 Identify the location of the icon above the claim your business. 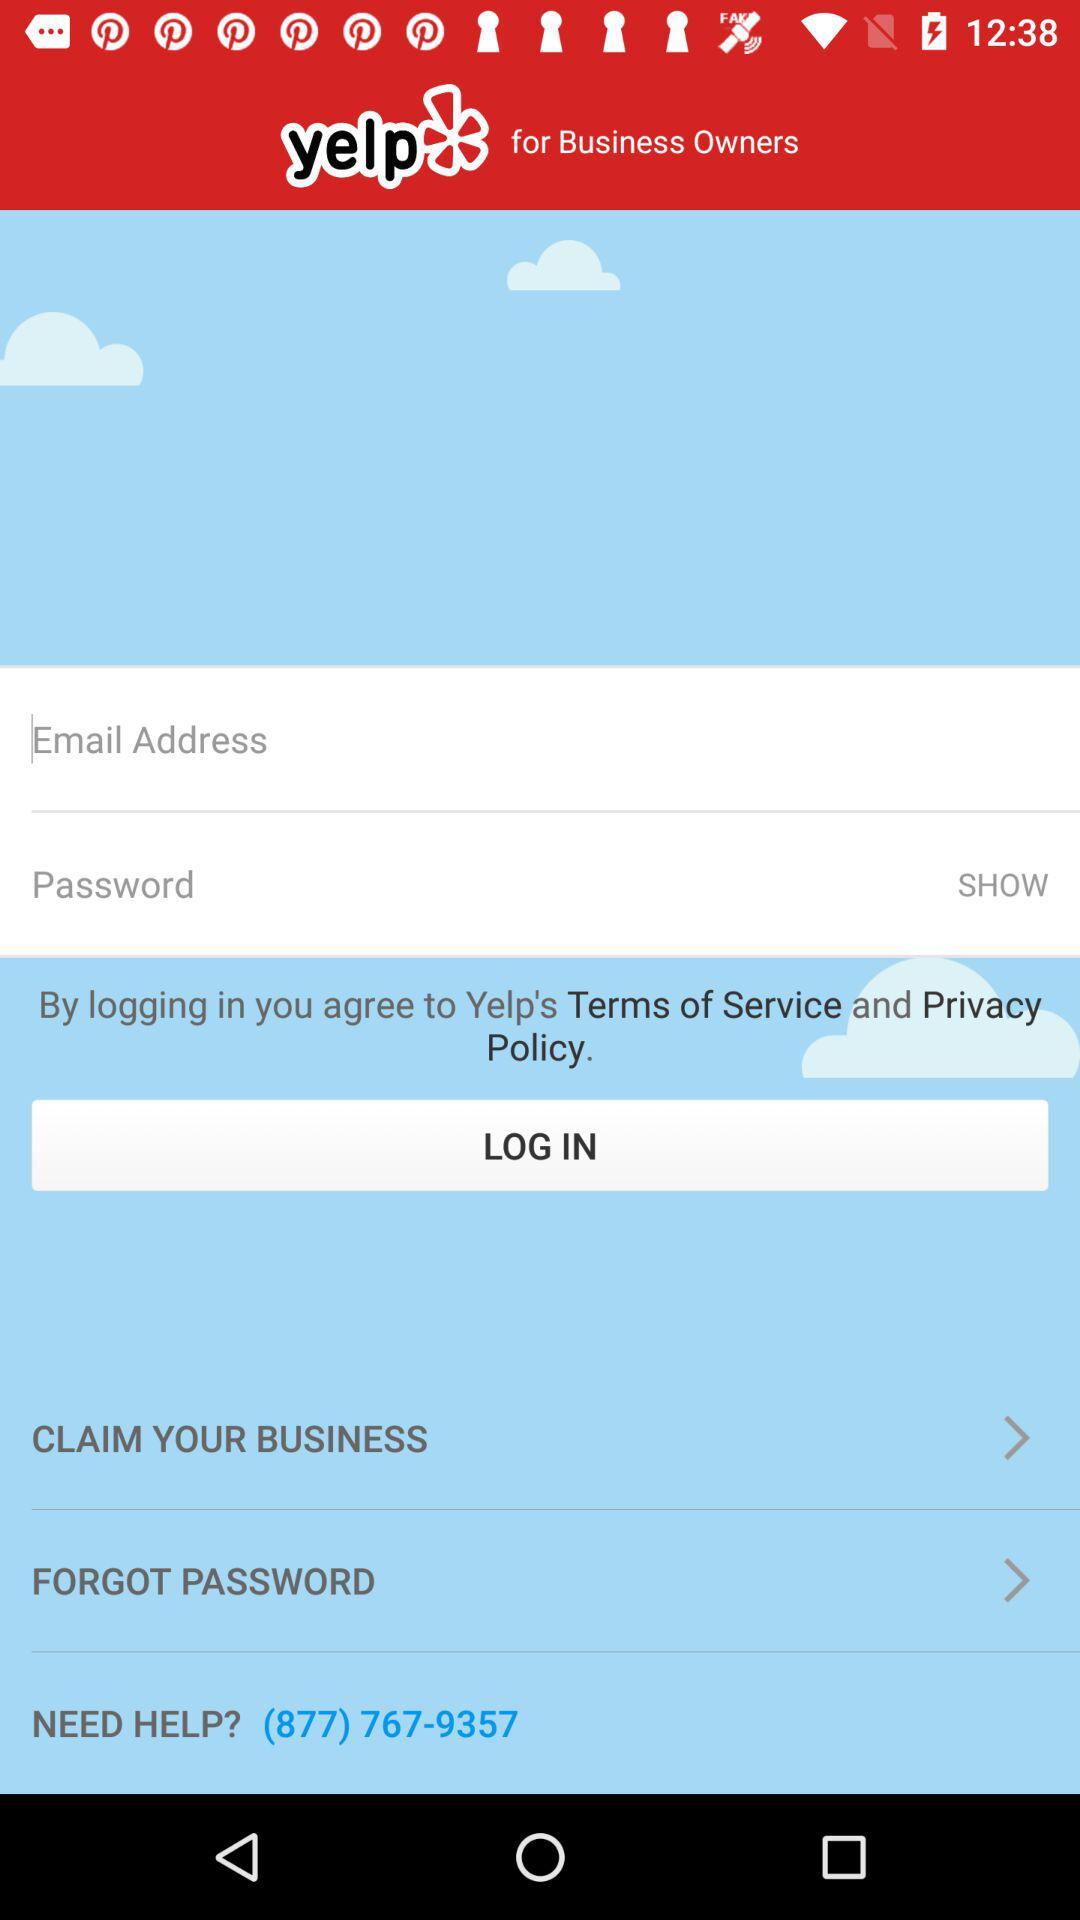
(540, 1145).